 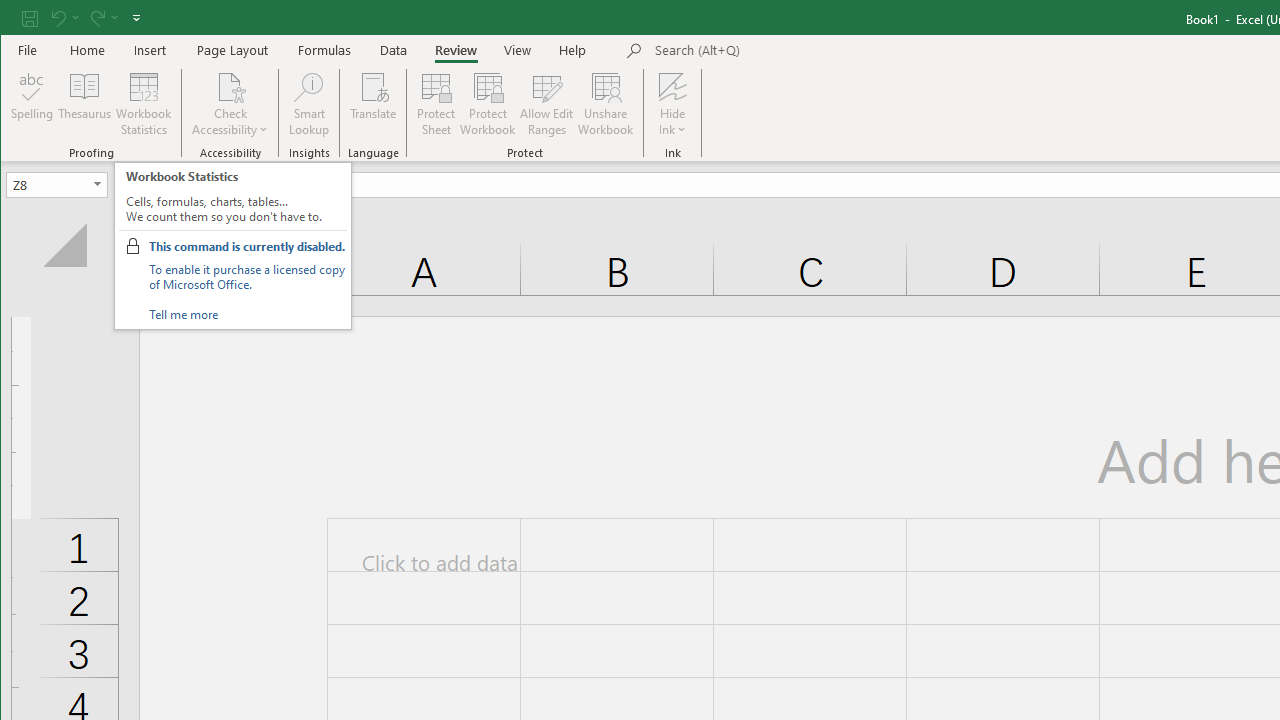 I want to click on 'Smart Lookup', so click(x=308, y=104).